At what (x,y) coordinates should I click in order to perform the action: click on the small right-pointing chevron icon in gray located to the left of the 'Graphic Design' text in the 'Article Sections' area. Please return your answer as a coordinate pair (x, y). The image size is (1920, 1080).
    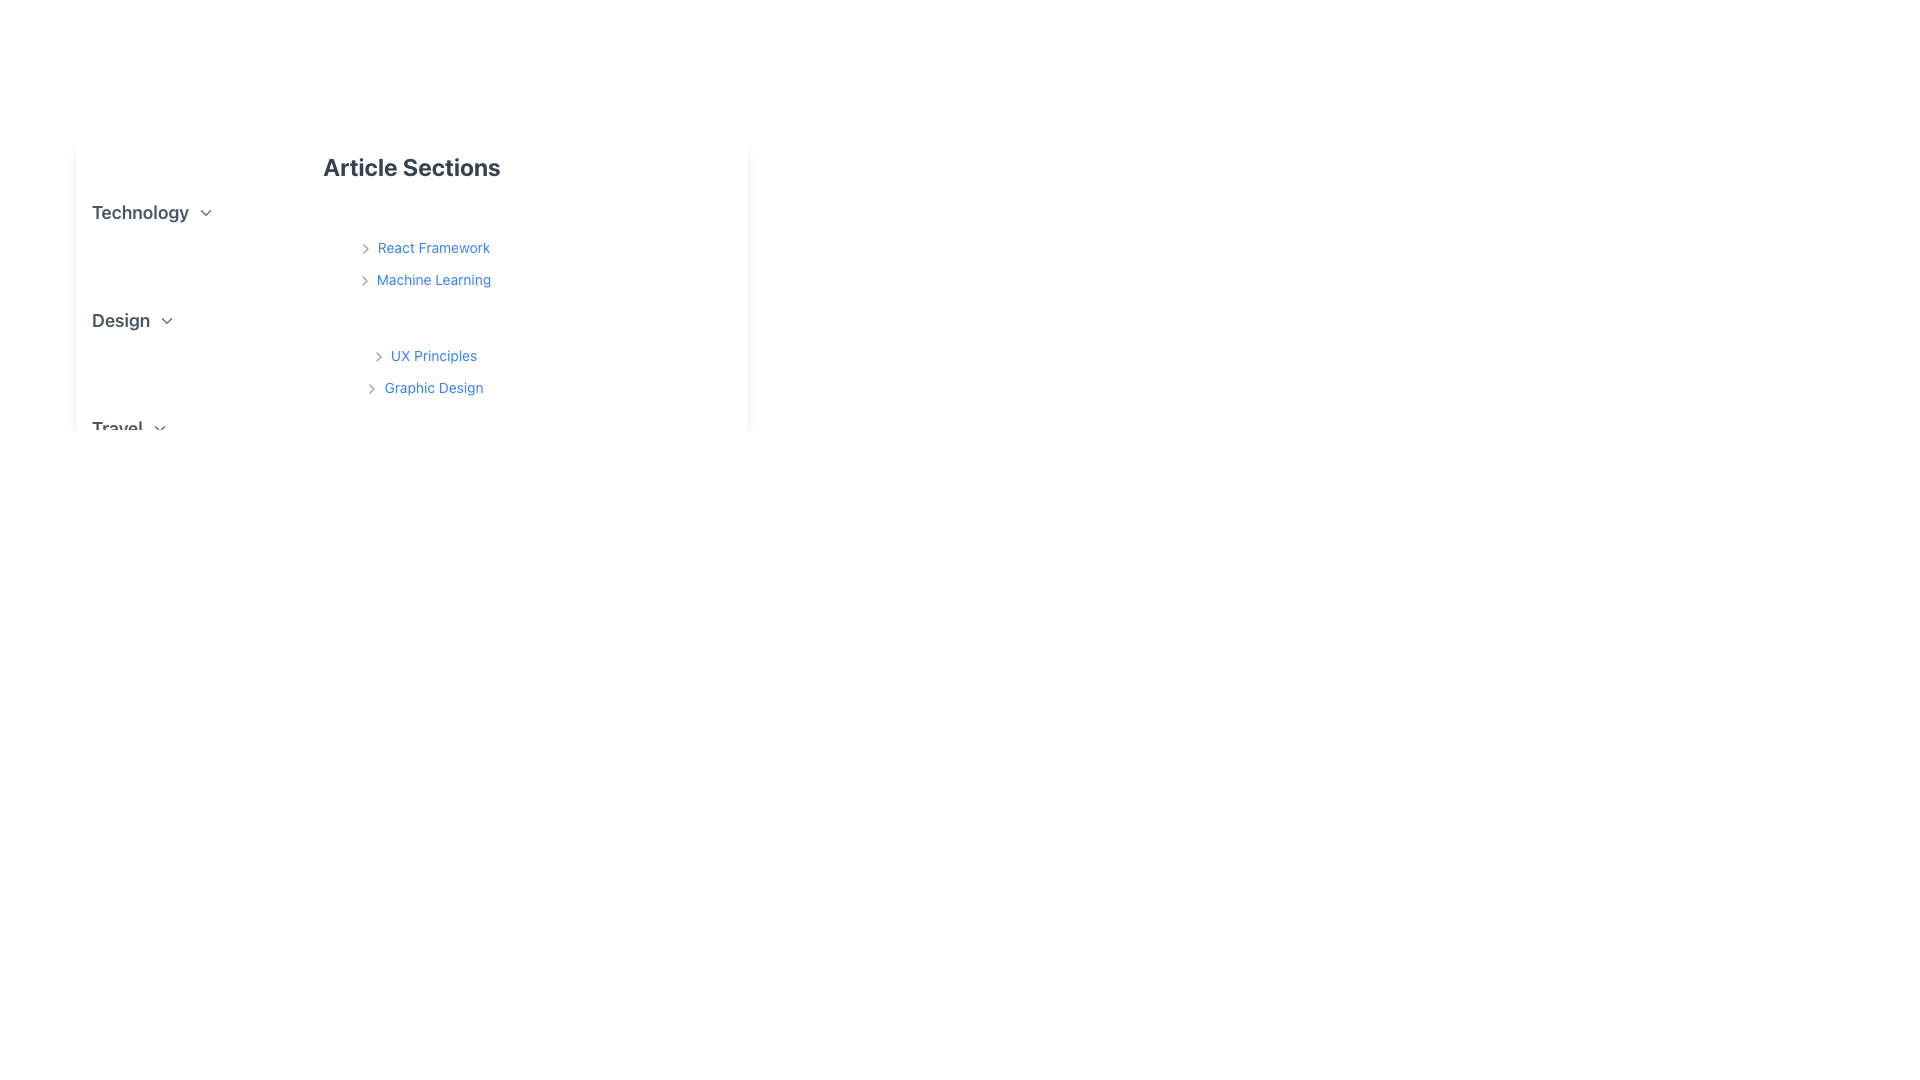
    Looking at the image, I should click on (372, 389).